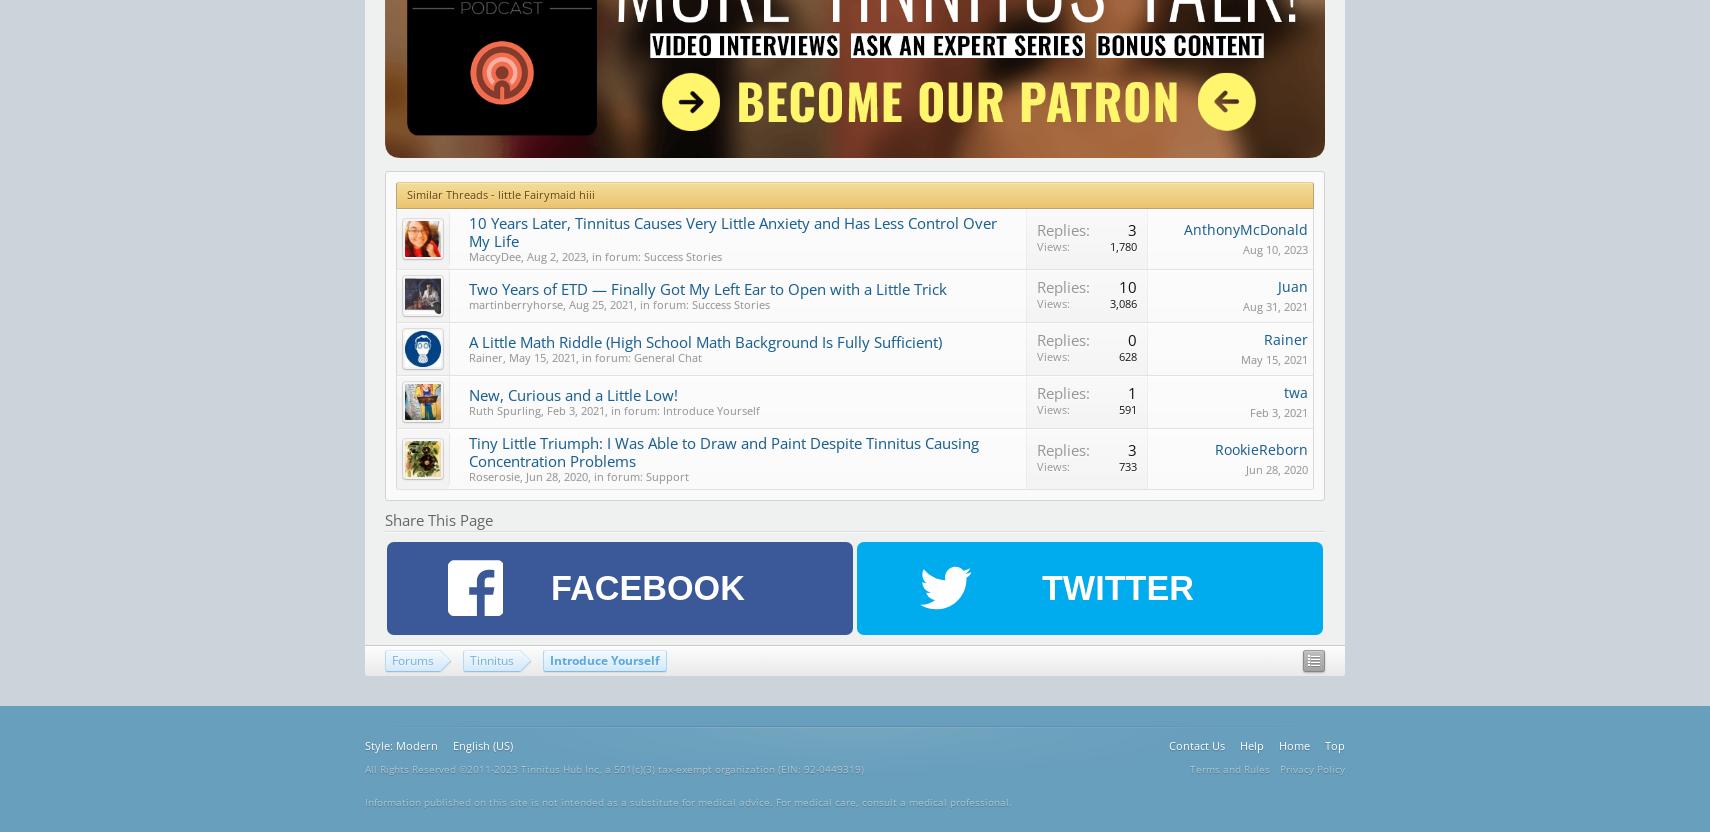 Image resolution: width=1710 pixels, height=832 pixels. Describe the element at coordinates (491, 659) in the screenshot. I see `'Tinnitus'` at that location.